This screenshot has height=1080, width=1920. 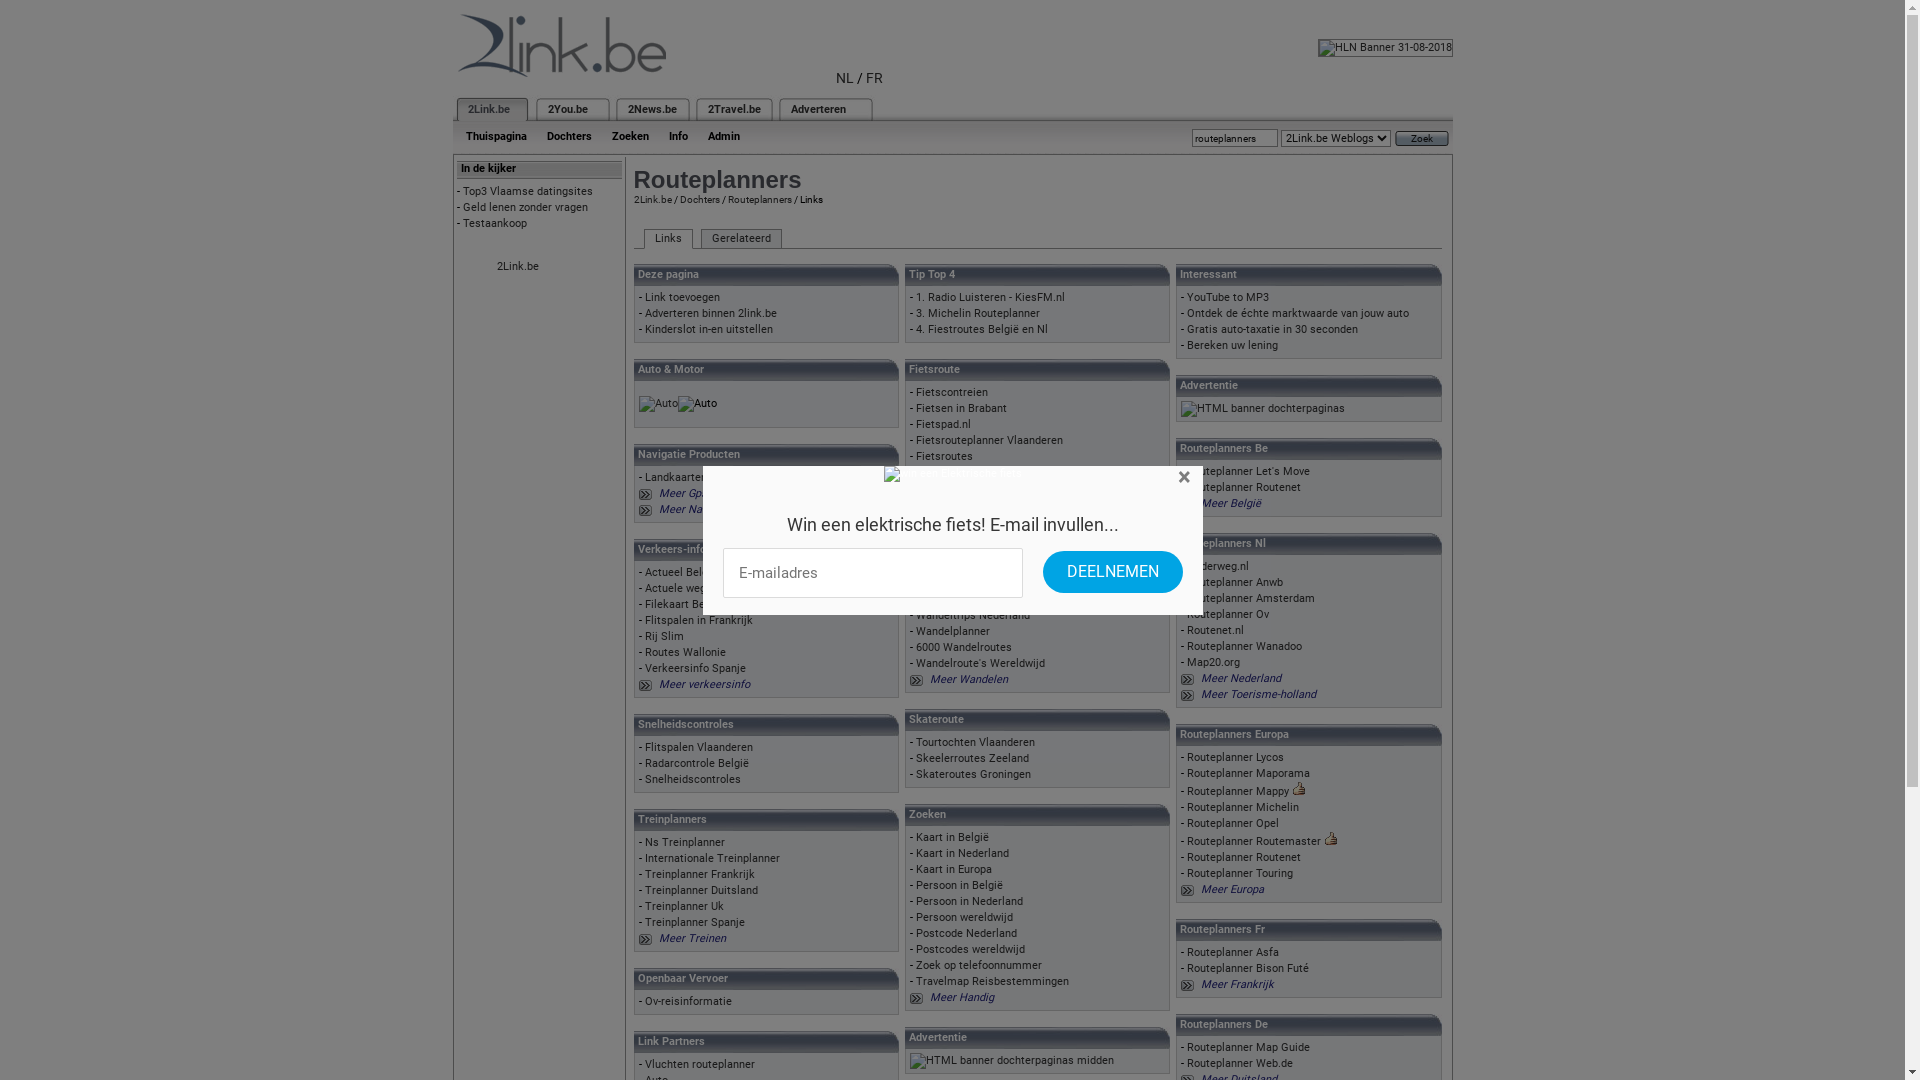 What do you see at coordinates (700, 199) in the screenshot?
I see `'Dochters'` at bounding box center [700, 199].